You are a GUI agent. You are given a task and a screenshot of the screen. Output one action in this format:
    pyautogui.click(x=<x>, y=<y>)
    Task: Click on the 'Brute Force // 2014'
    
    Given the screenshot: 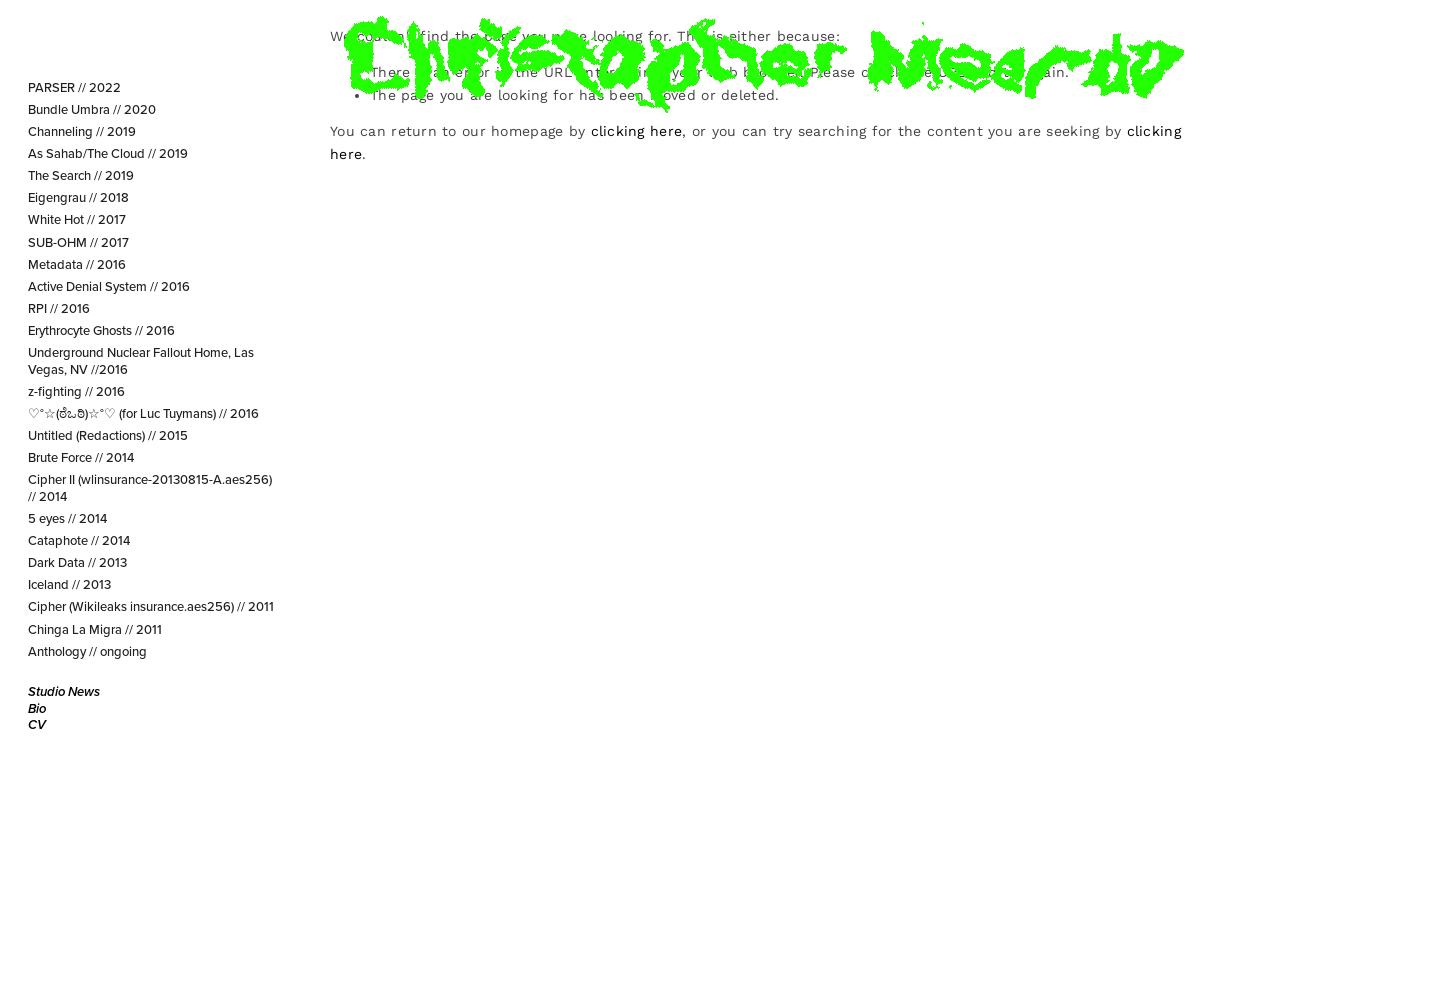 What is the action you would take?
    pyautogui.click(x=26, y=456)
    